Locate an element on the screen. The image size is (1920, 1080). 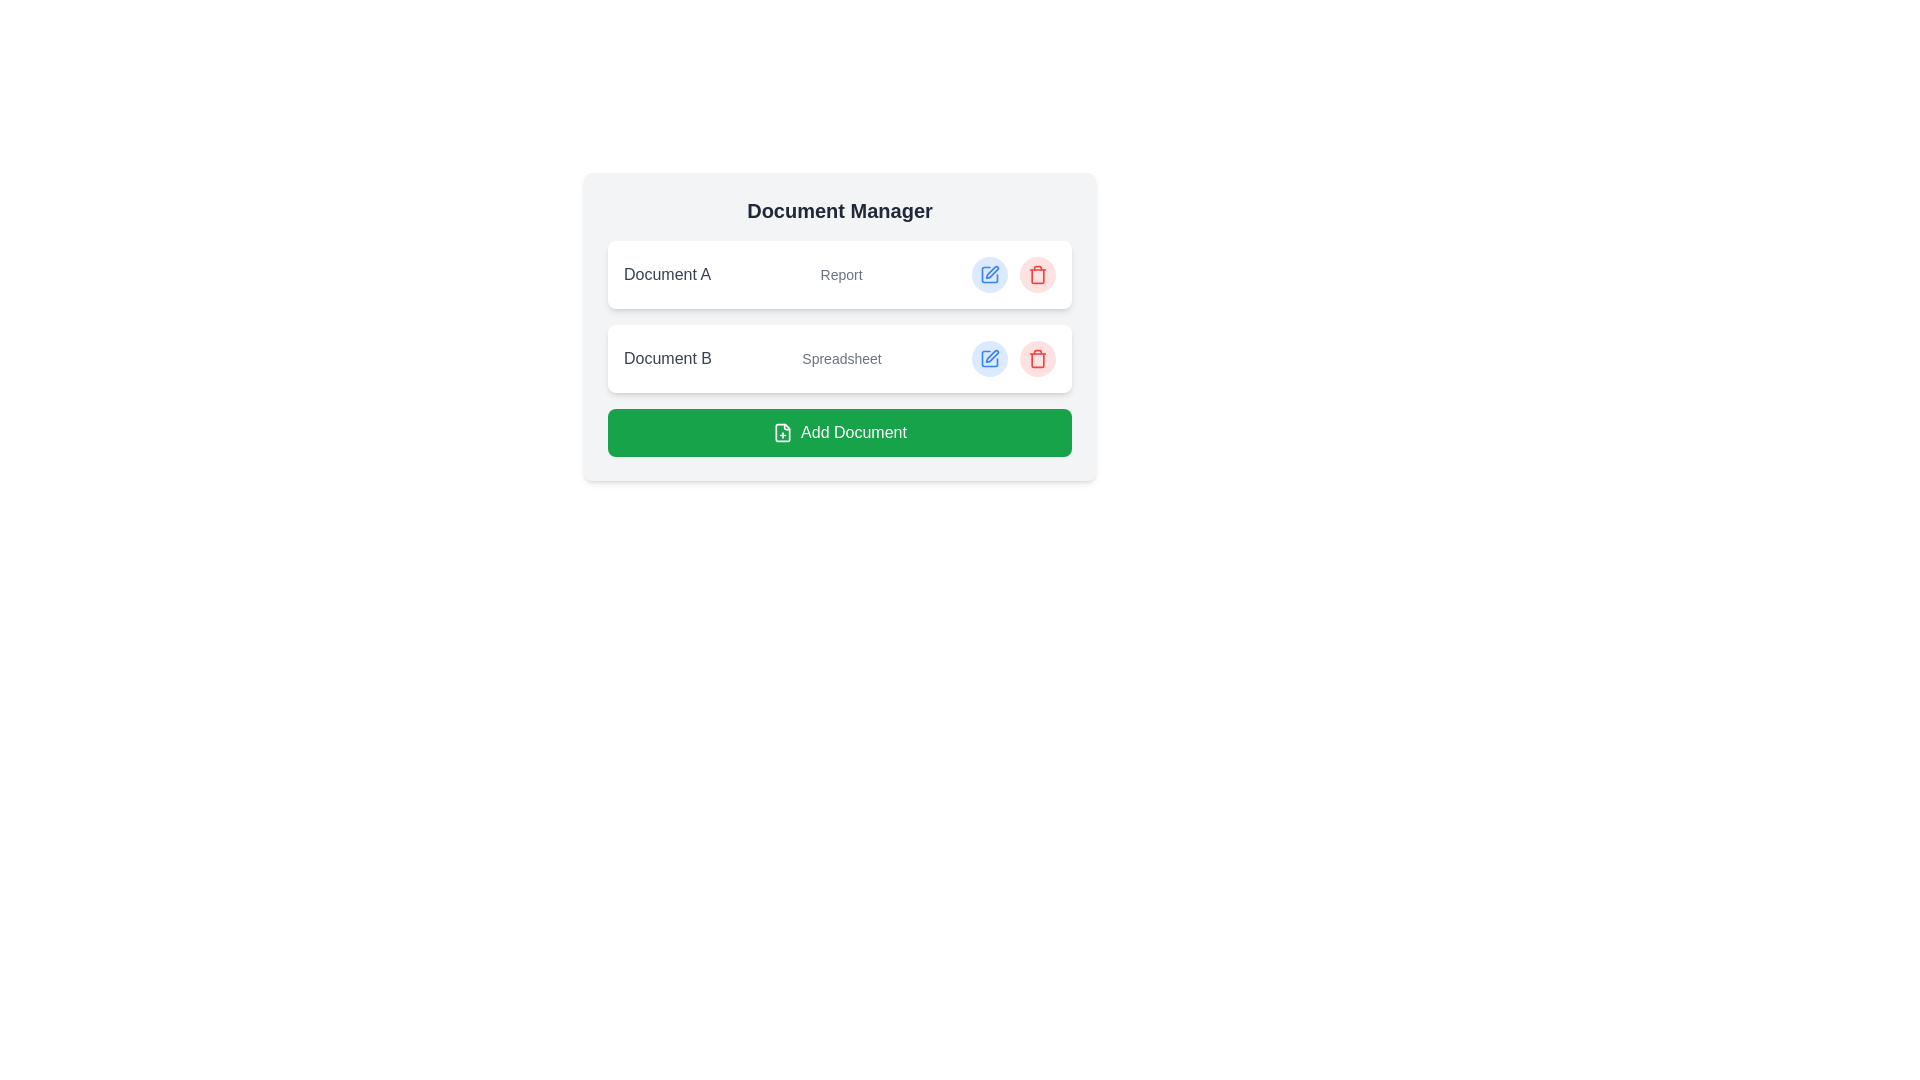
the blue edit button located to the right of the row labeled 'Document A' in the Document Manager panel is located at coordinates (989, 274).